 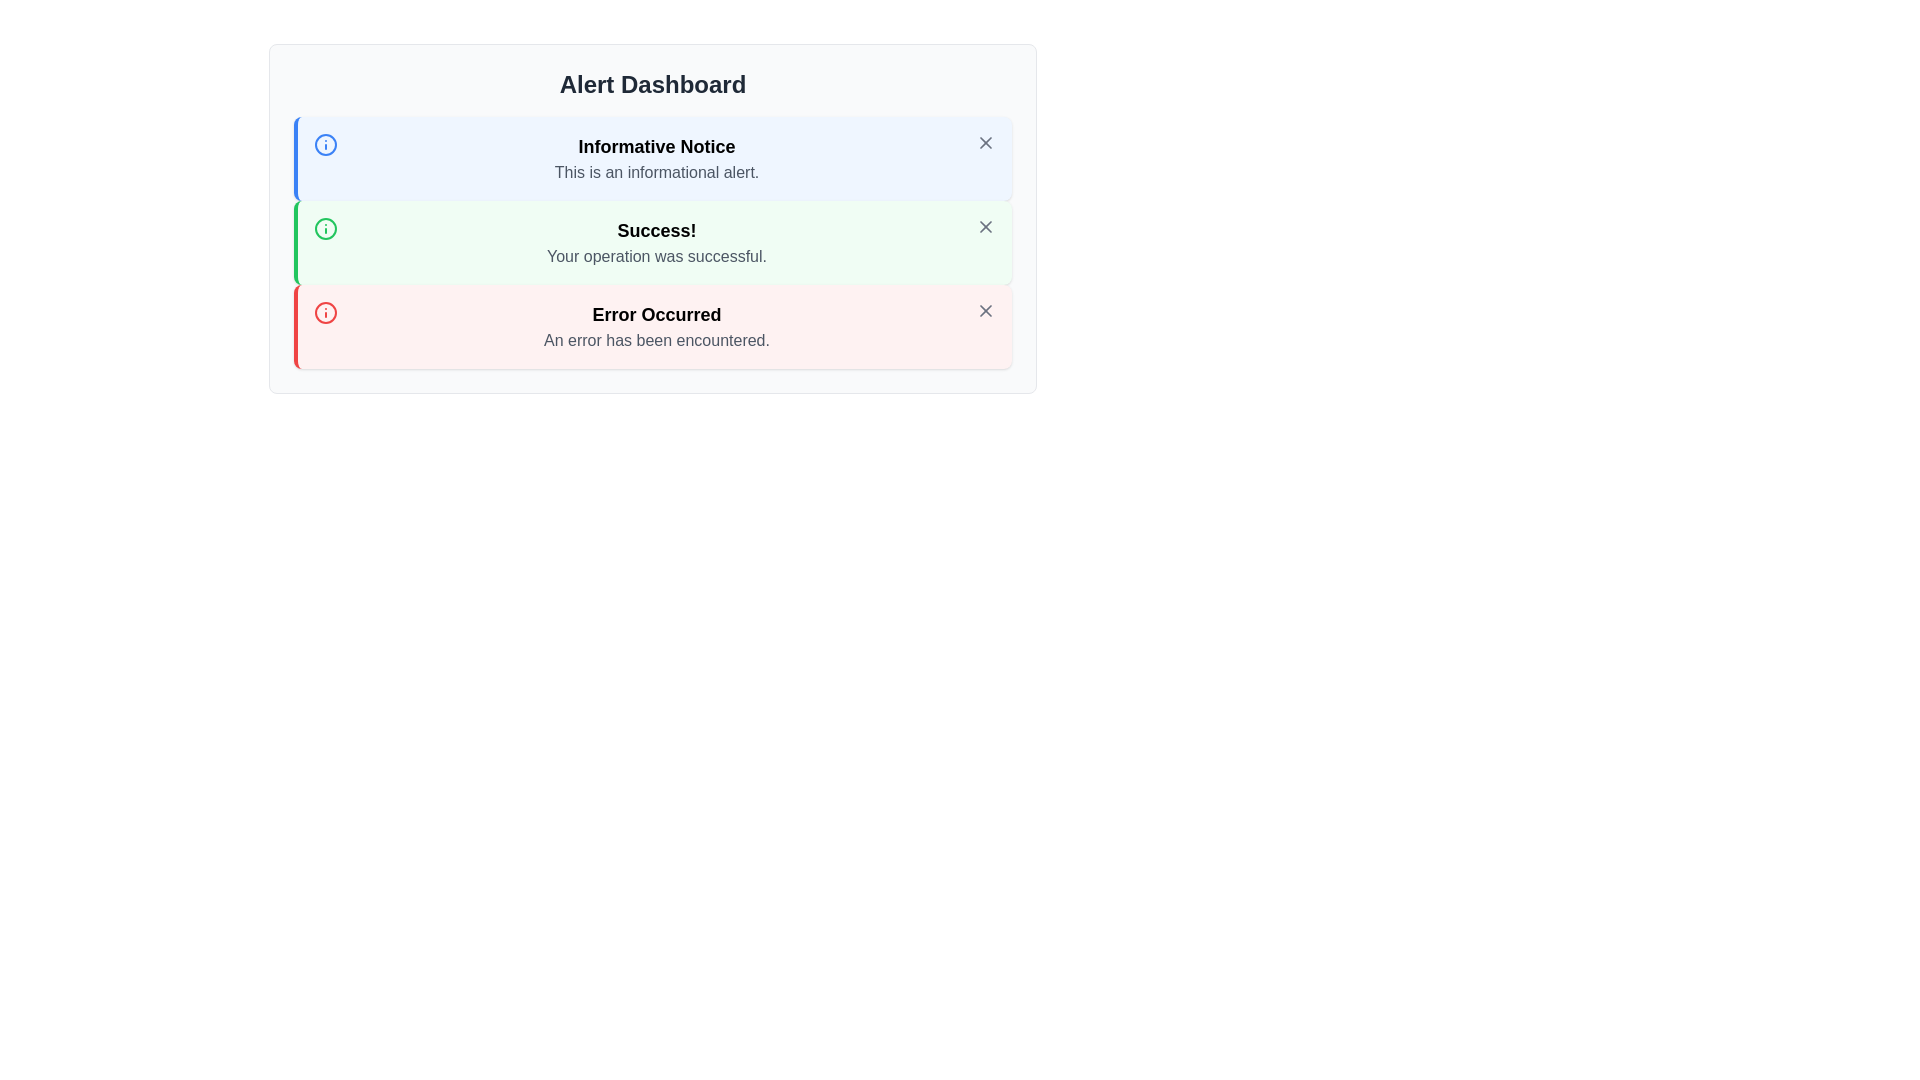 What do you see at coordinates (326, 144) in the screenshot?
I see `the Circular icon with a blue outline, which is part of the 'Informative Notice' section on the alert dashboard, to gather information` at bounding box center [326, 144].